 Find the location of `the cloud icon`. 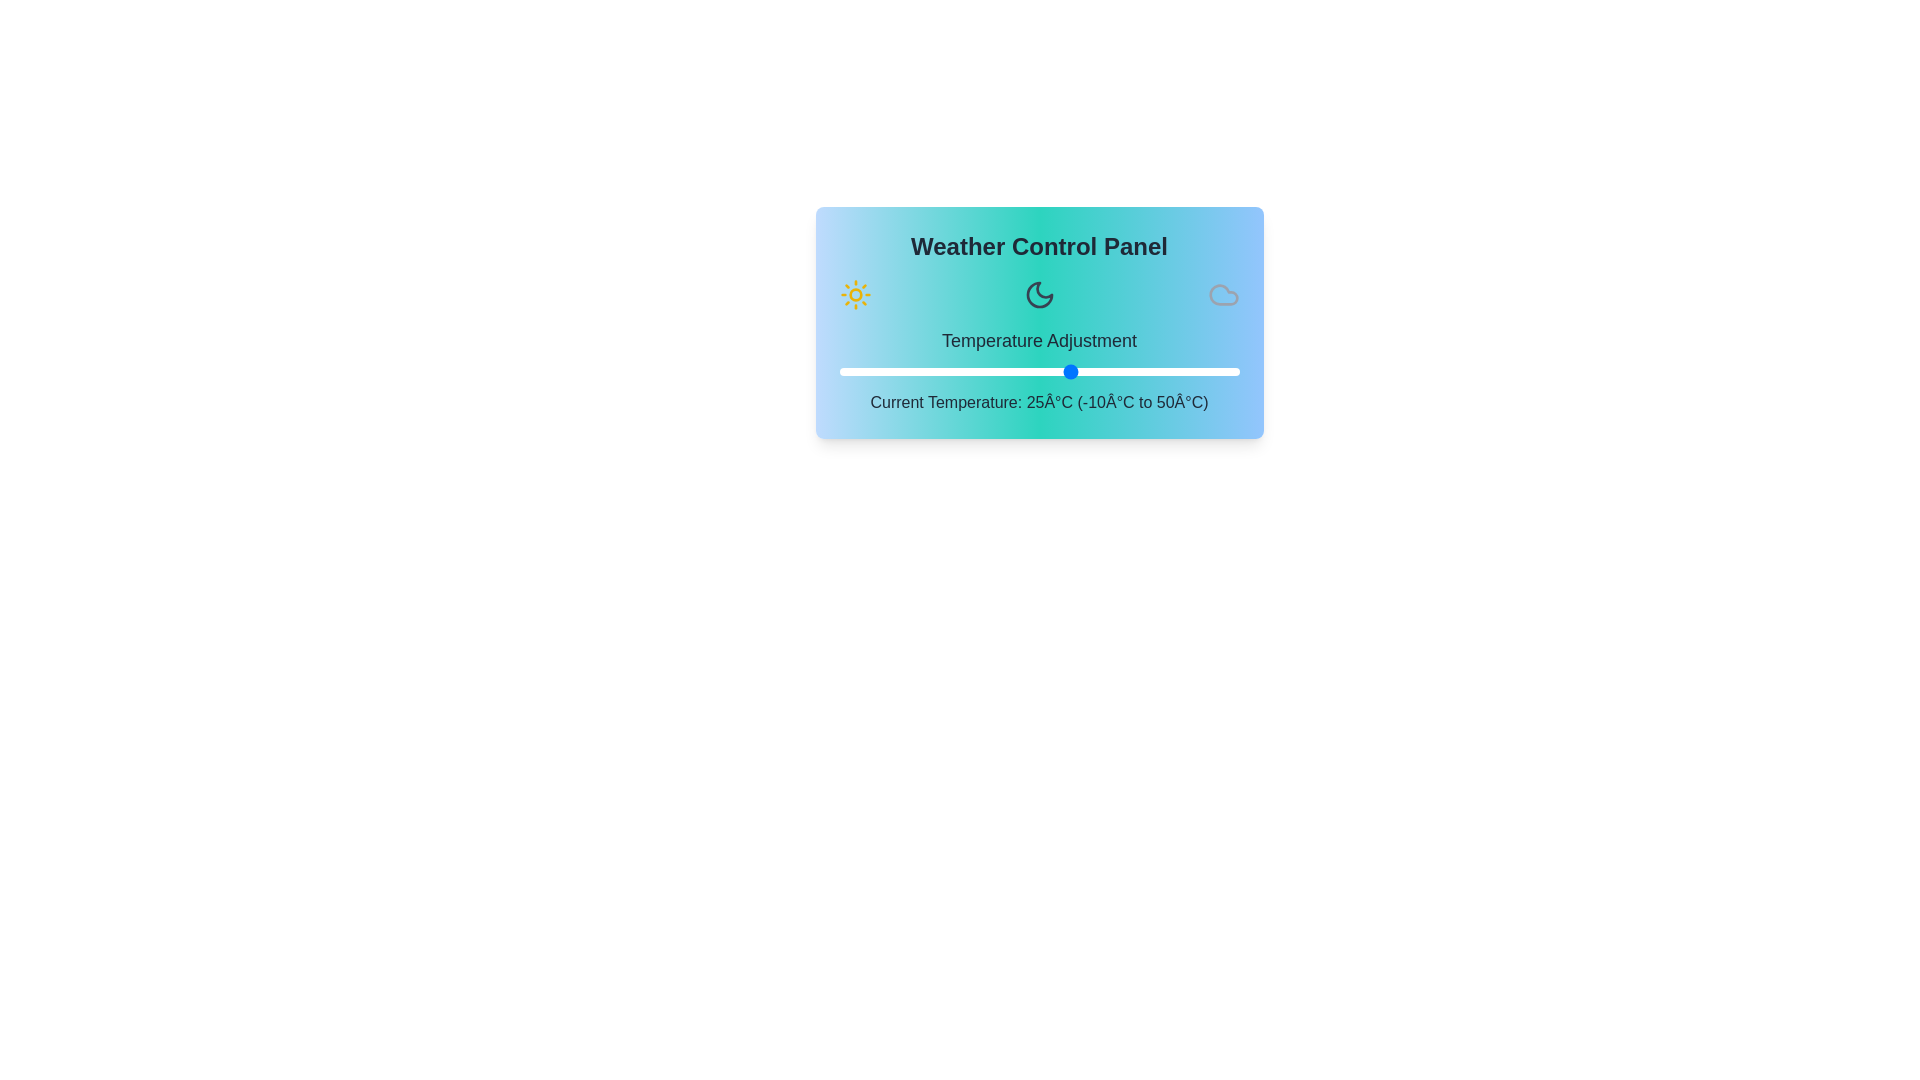

the cloud icon is located at coordinates (1222, 294).